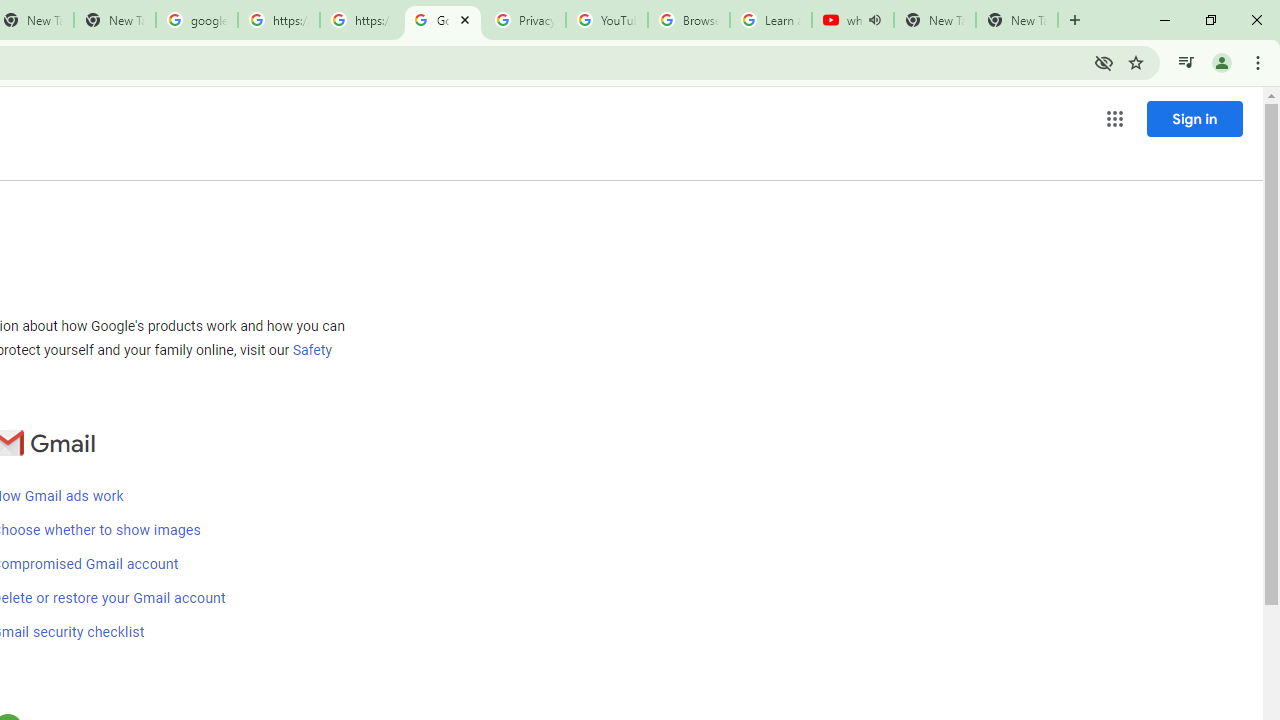 This screenshot has width=1280, height=720. What do you see at coordinates (1016, 20) in the screenshot?
I see `'New Tab'` at bounding box center [1016, 20].